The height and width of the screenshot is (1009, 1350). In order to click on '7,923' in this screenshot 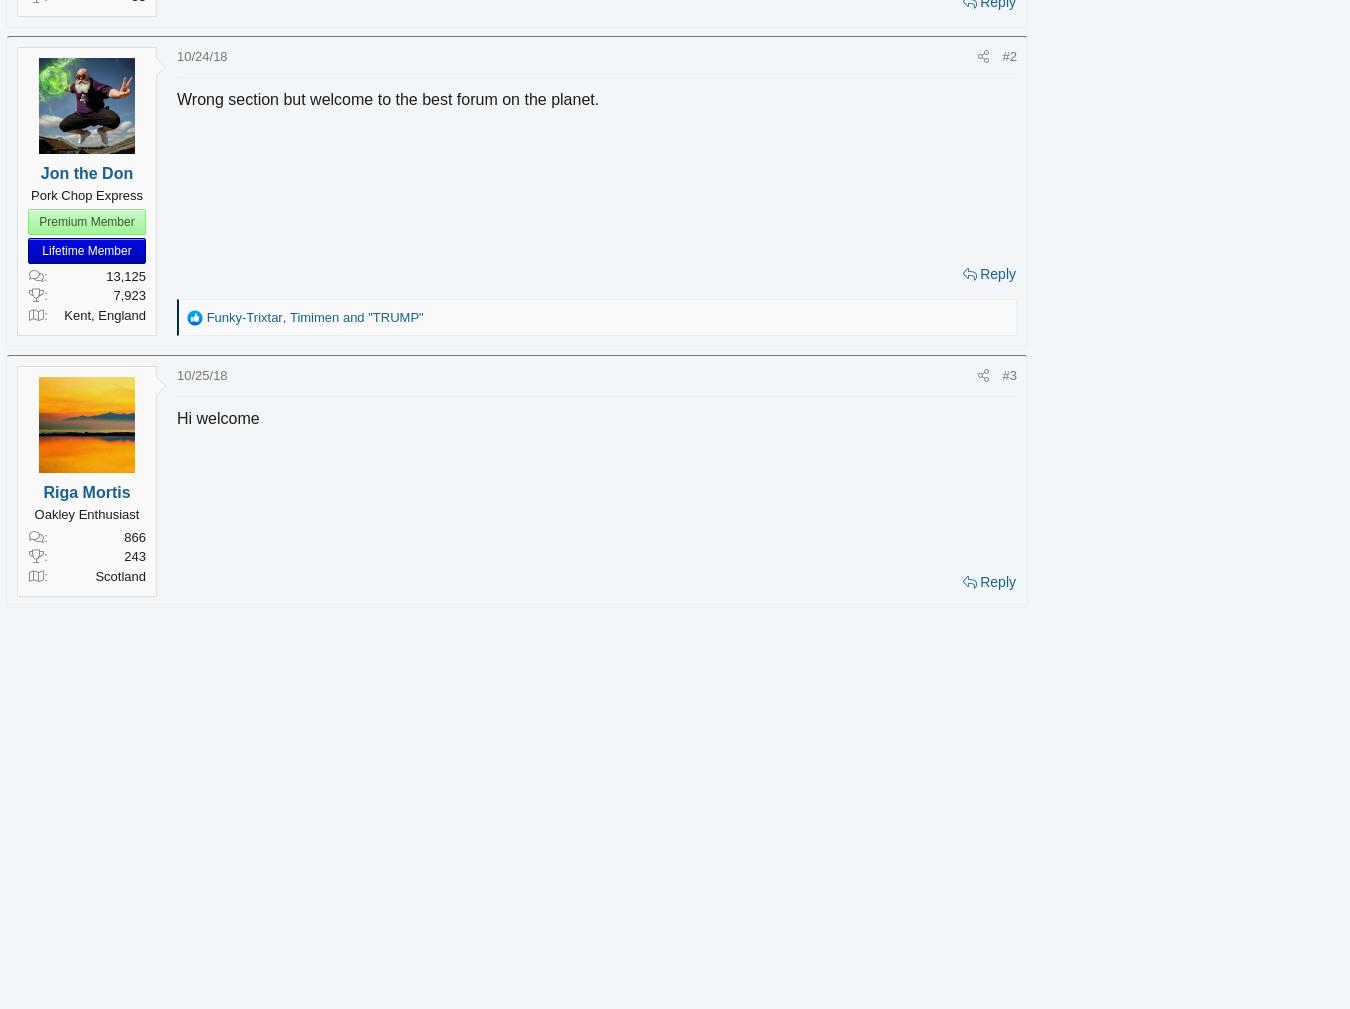, I will do `click(142, 294)`.